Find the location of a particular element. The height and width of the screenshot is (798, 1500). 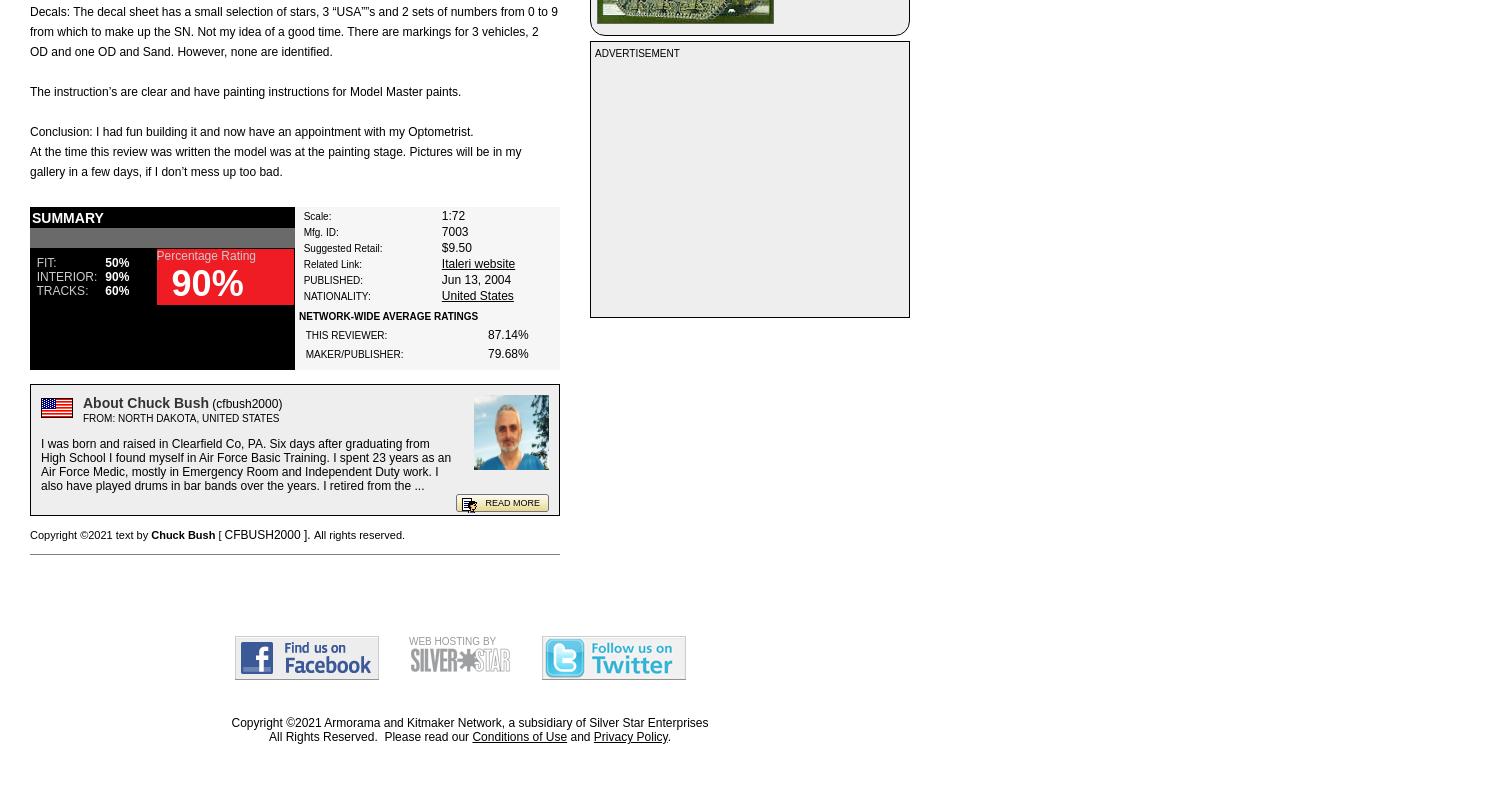

', a subsidiary of' is located at coordinates (544, 722).